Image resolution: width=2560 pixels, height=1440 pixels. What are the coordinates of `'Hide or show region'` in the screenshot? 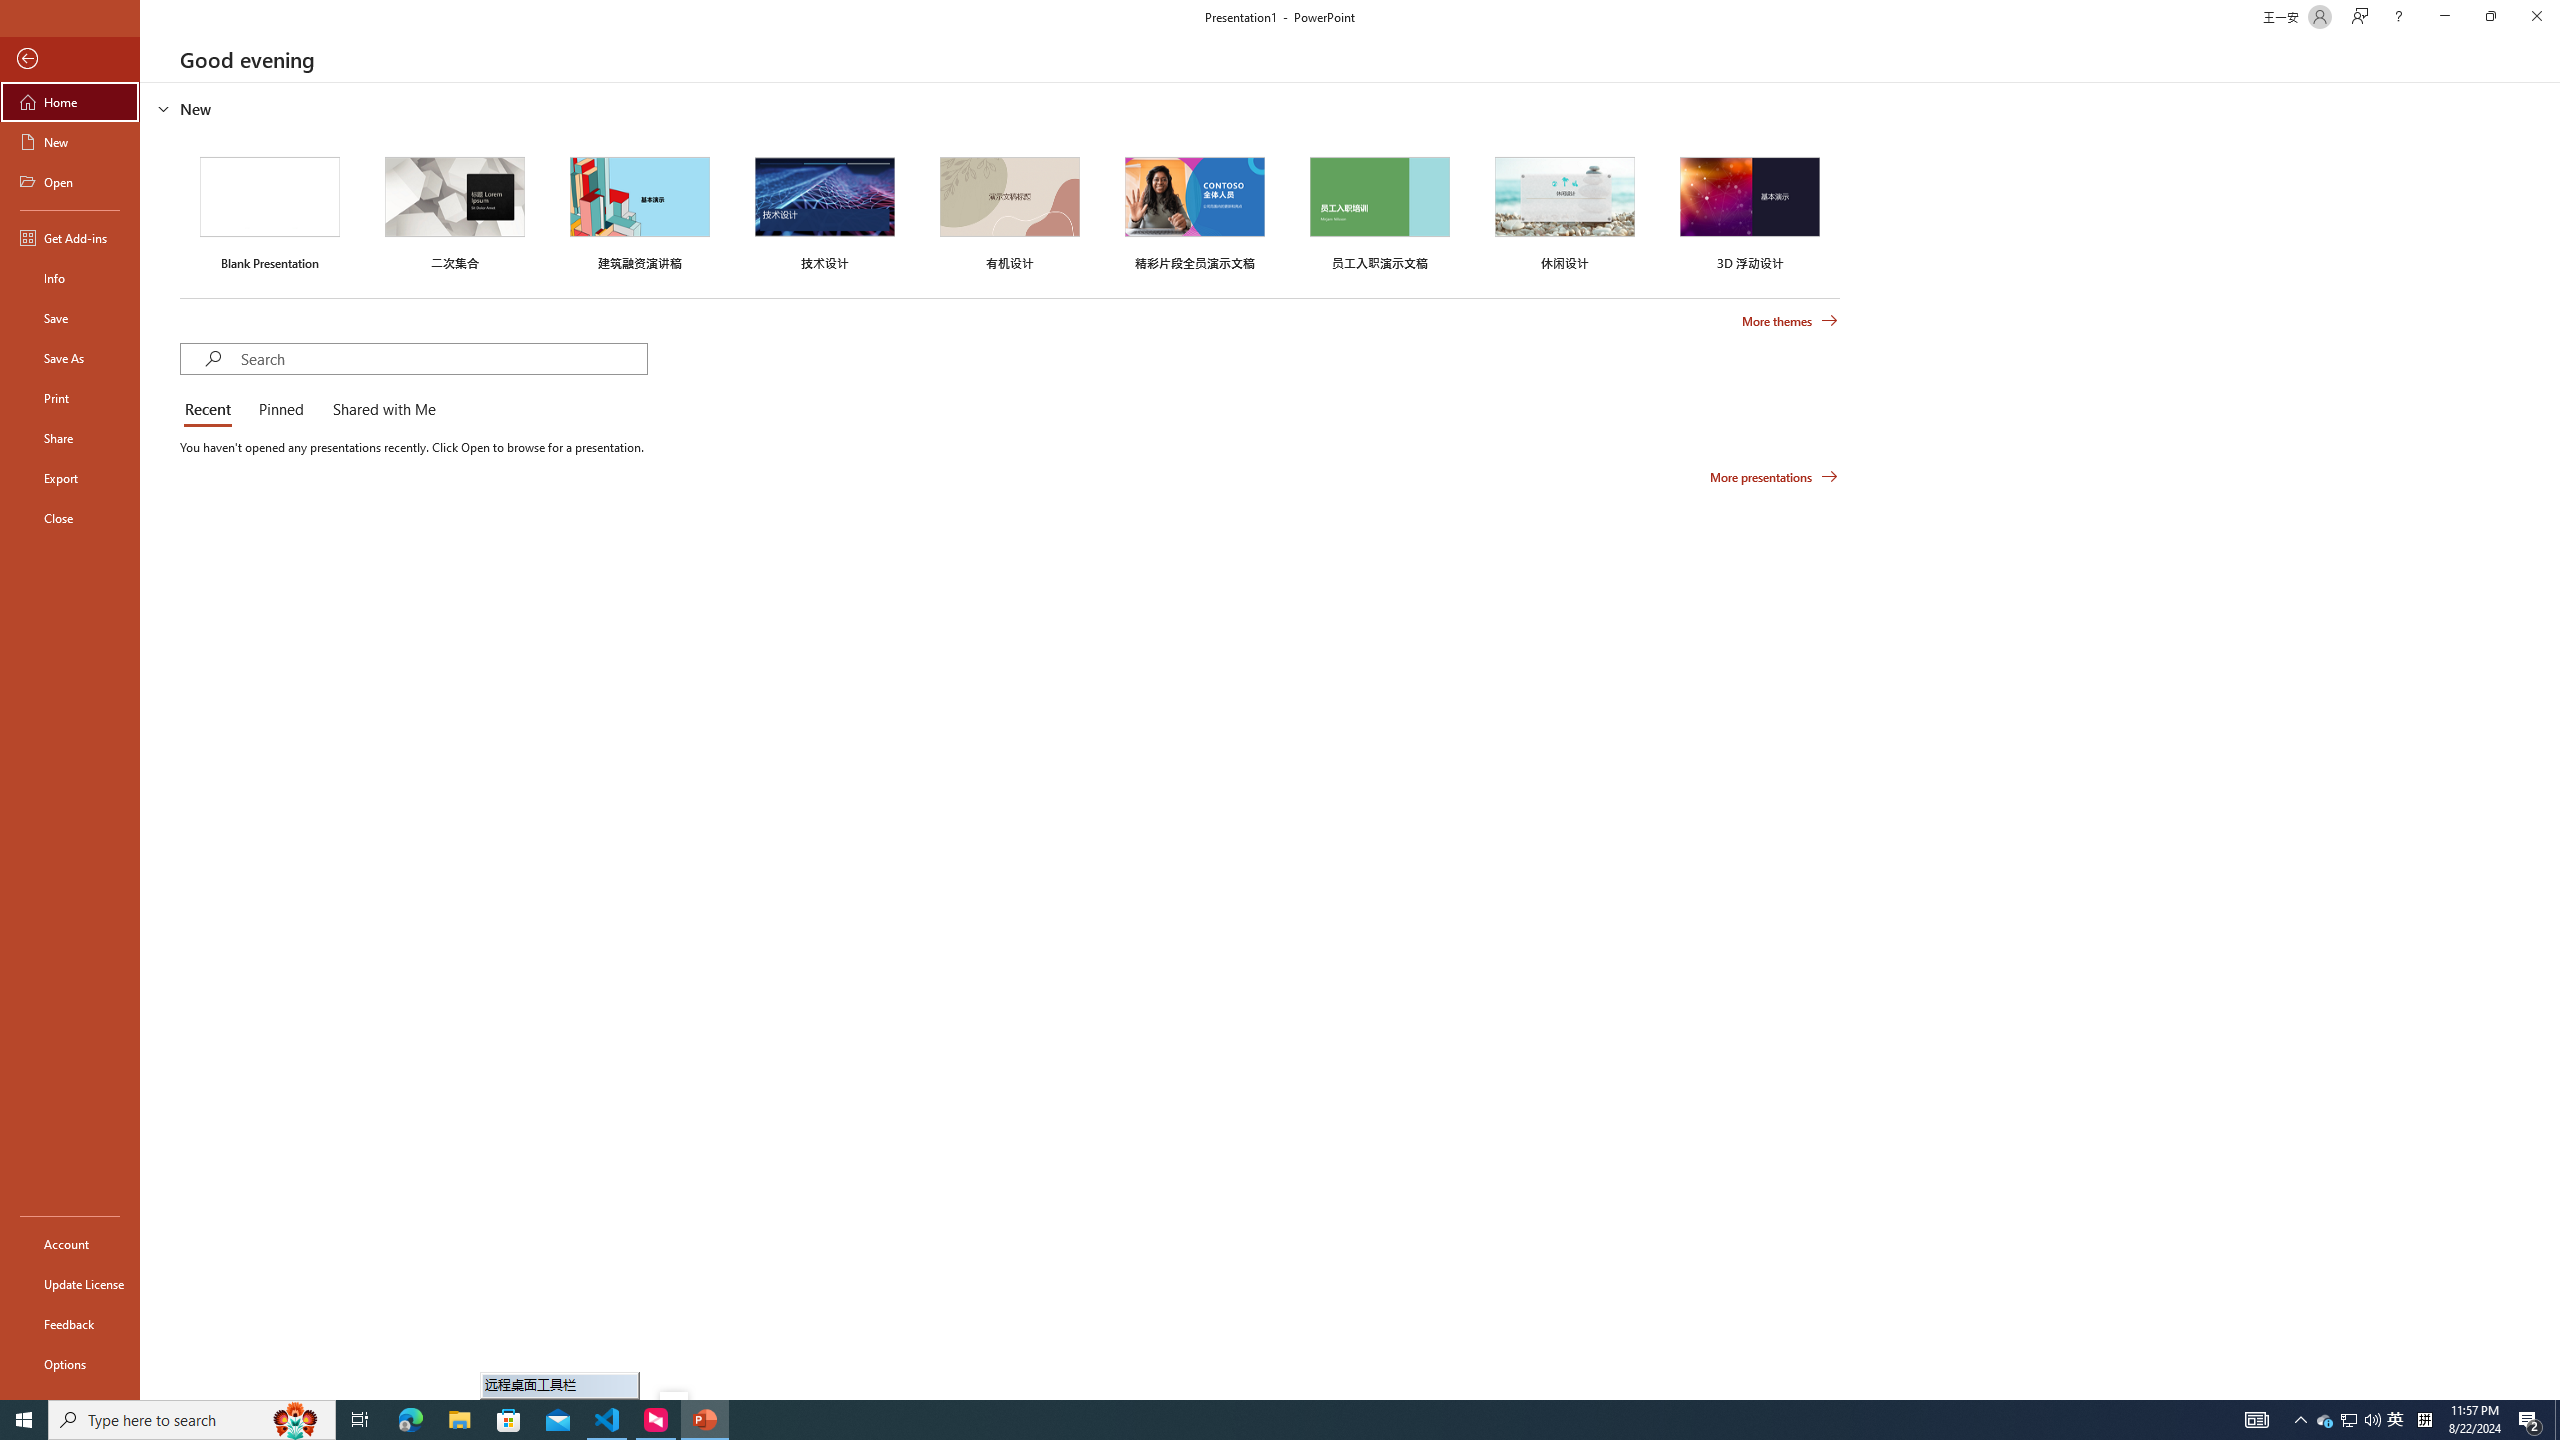 It's located at (163, 107).